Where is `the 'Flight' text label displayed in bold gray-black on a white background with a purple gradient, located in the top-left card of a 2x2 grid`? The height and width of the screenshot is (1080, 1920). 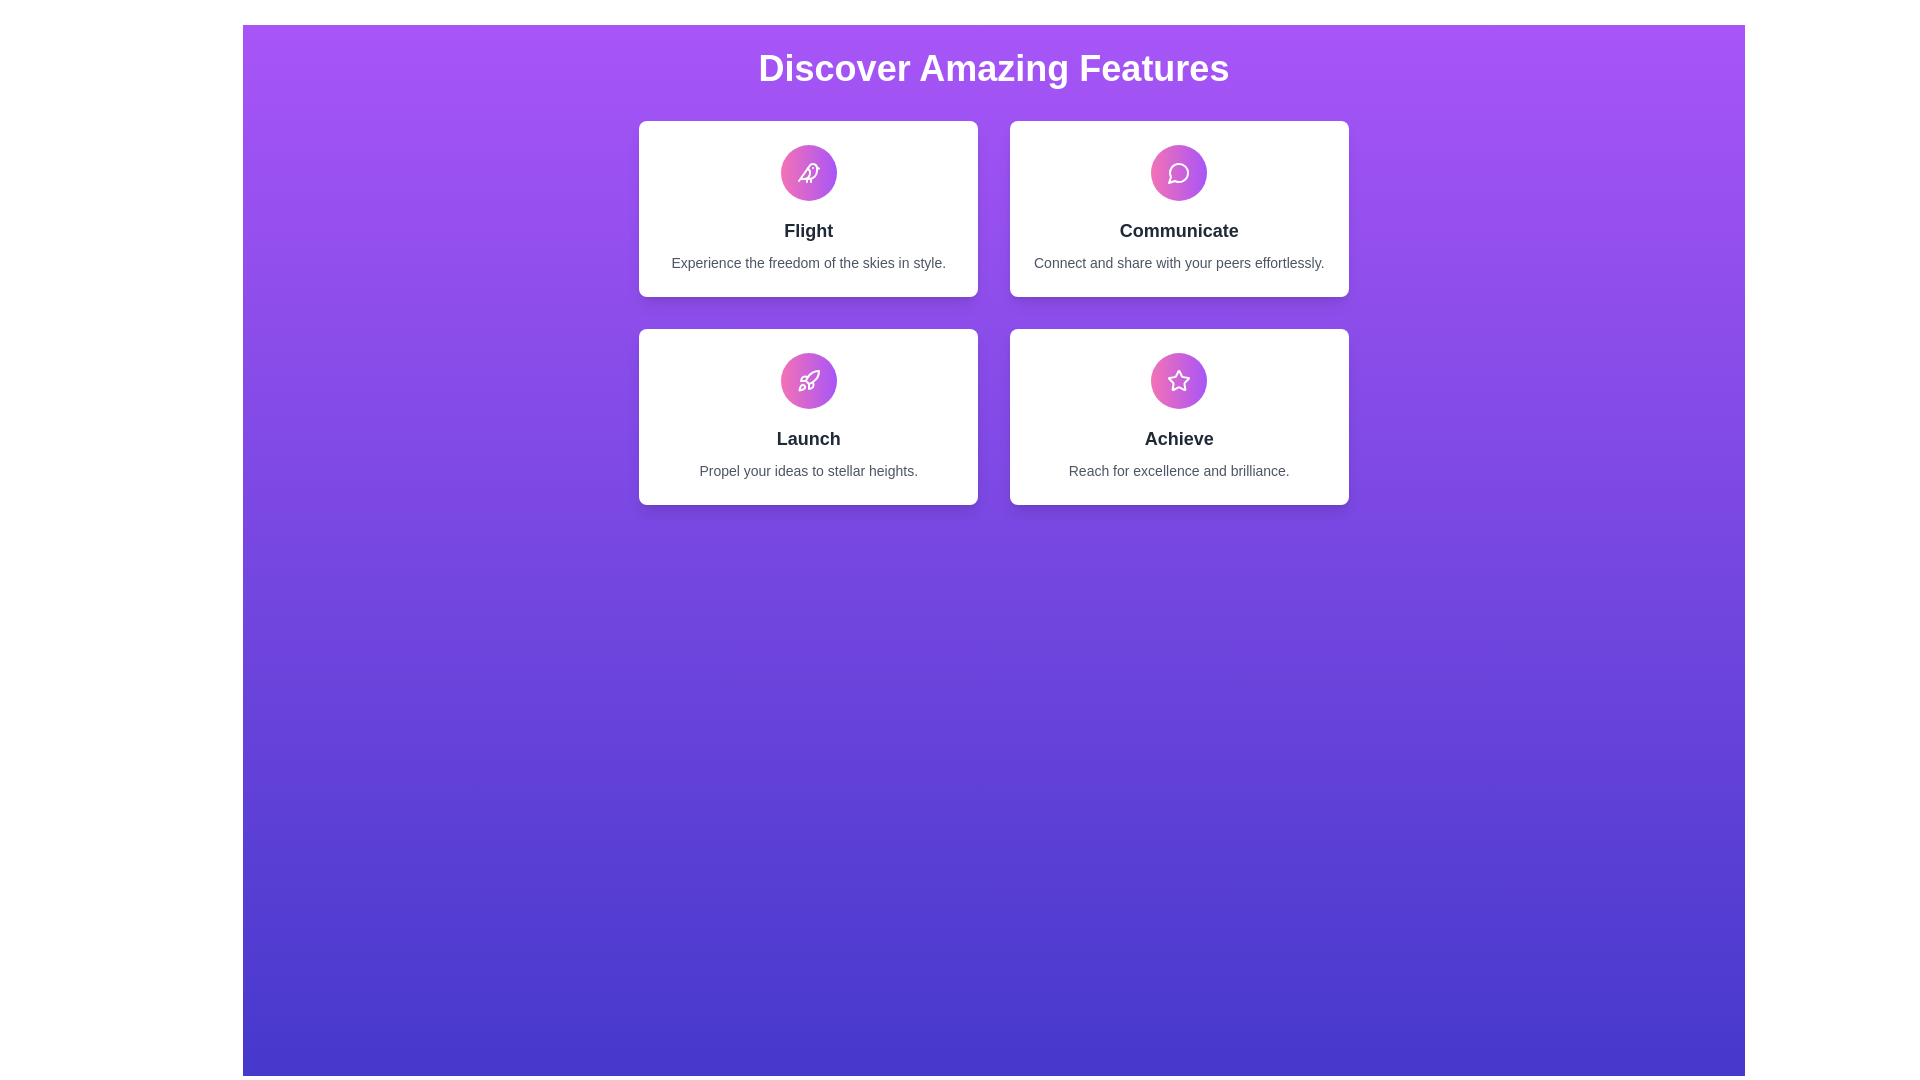
the 'Flight' text label displayed in bold gray-black on a white background with a purple gradient, located in the top-left card of a 2x2 grid is located at coordinates (808, 230).